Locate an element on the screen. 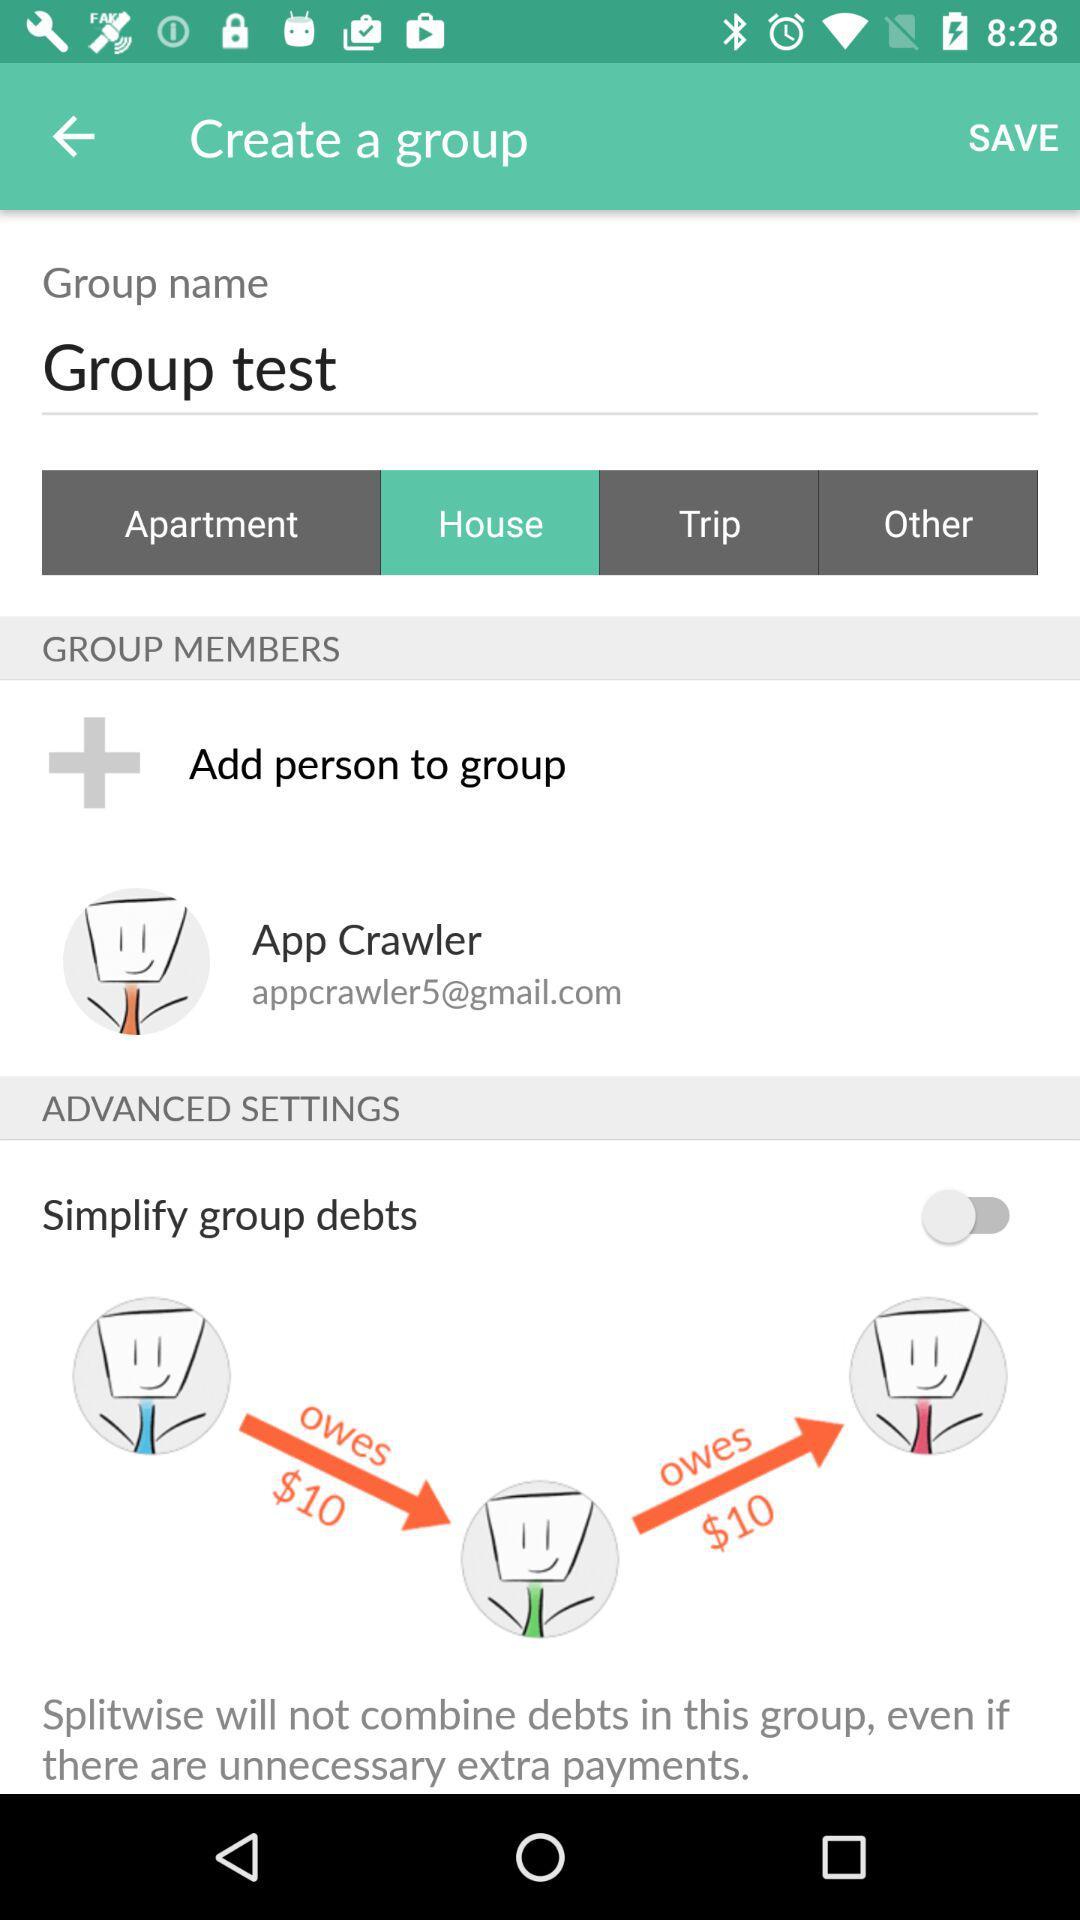 The width and height of the screenshot is (1080, 1920). icon above the group name icon is located at coordinates (72, 135).